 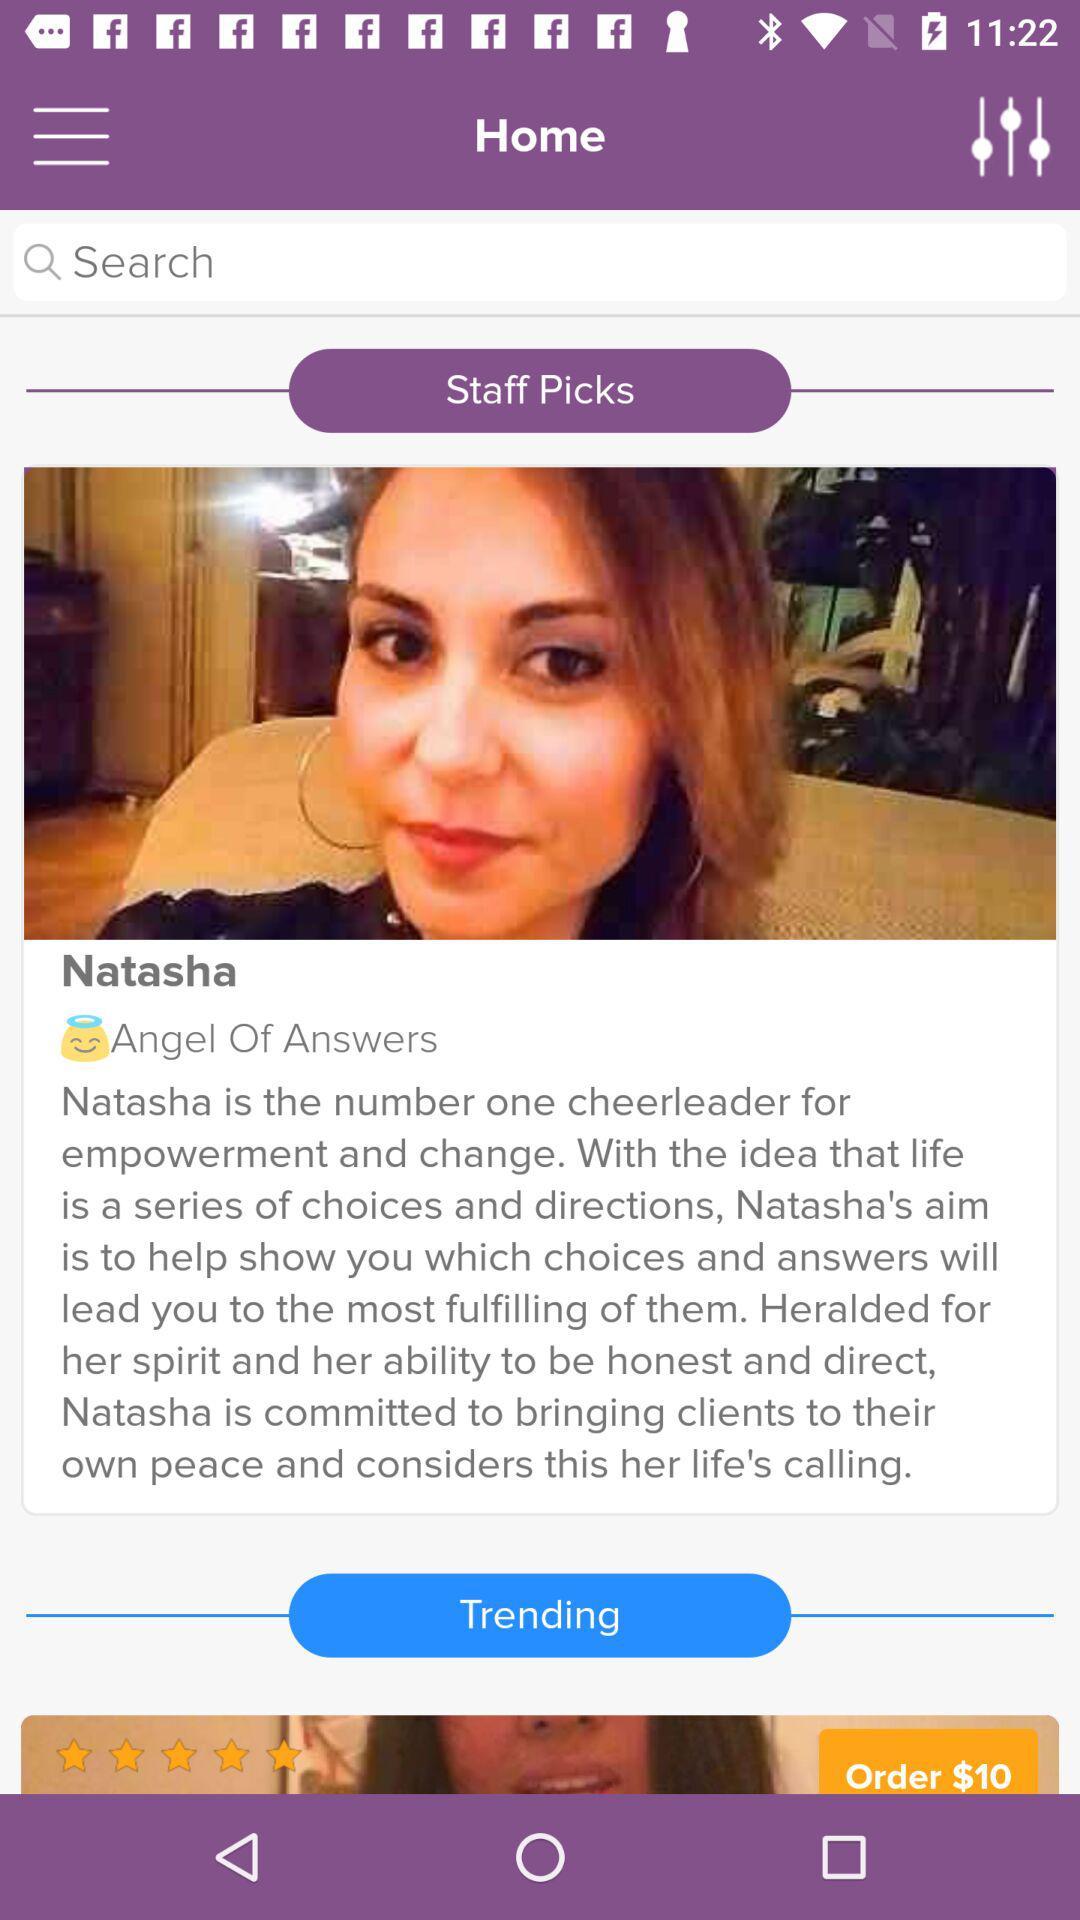 I want to click on show the full image, so click(x=540, y=703).